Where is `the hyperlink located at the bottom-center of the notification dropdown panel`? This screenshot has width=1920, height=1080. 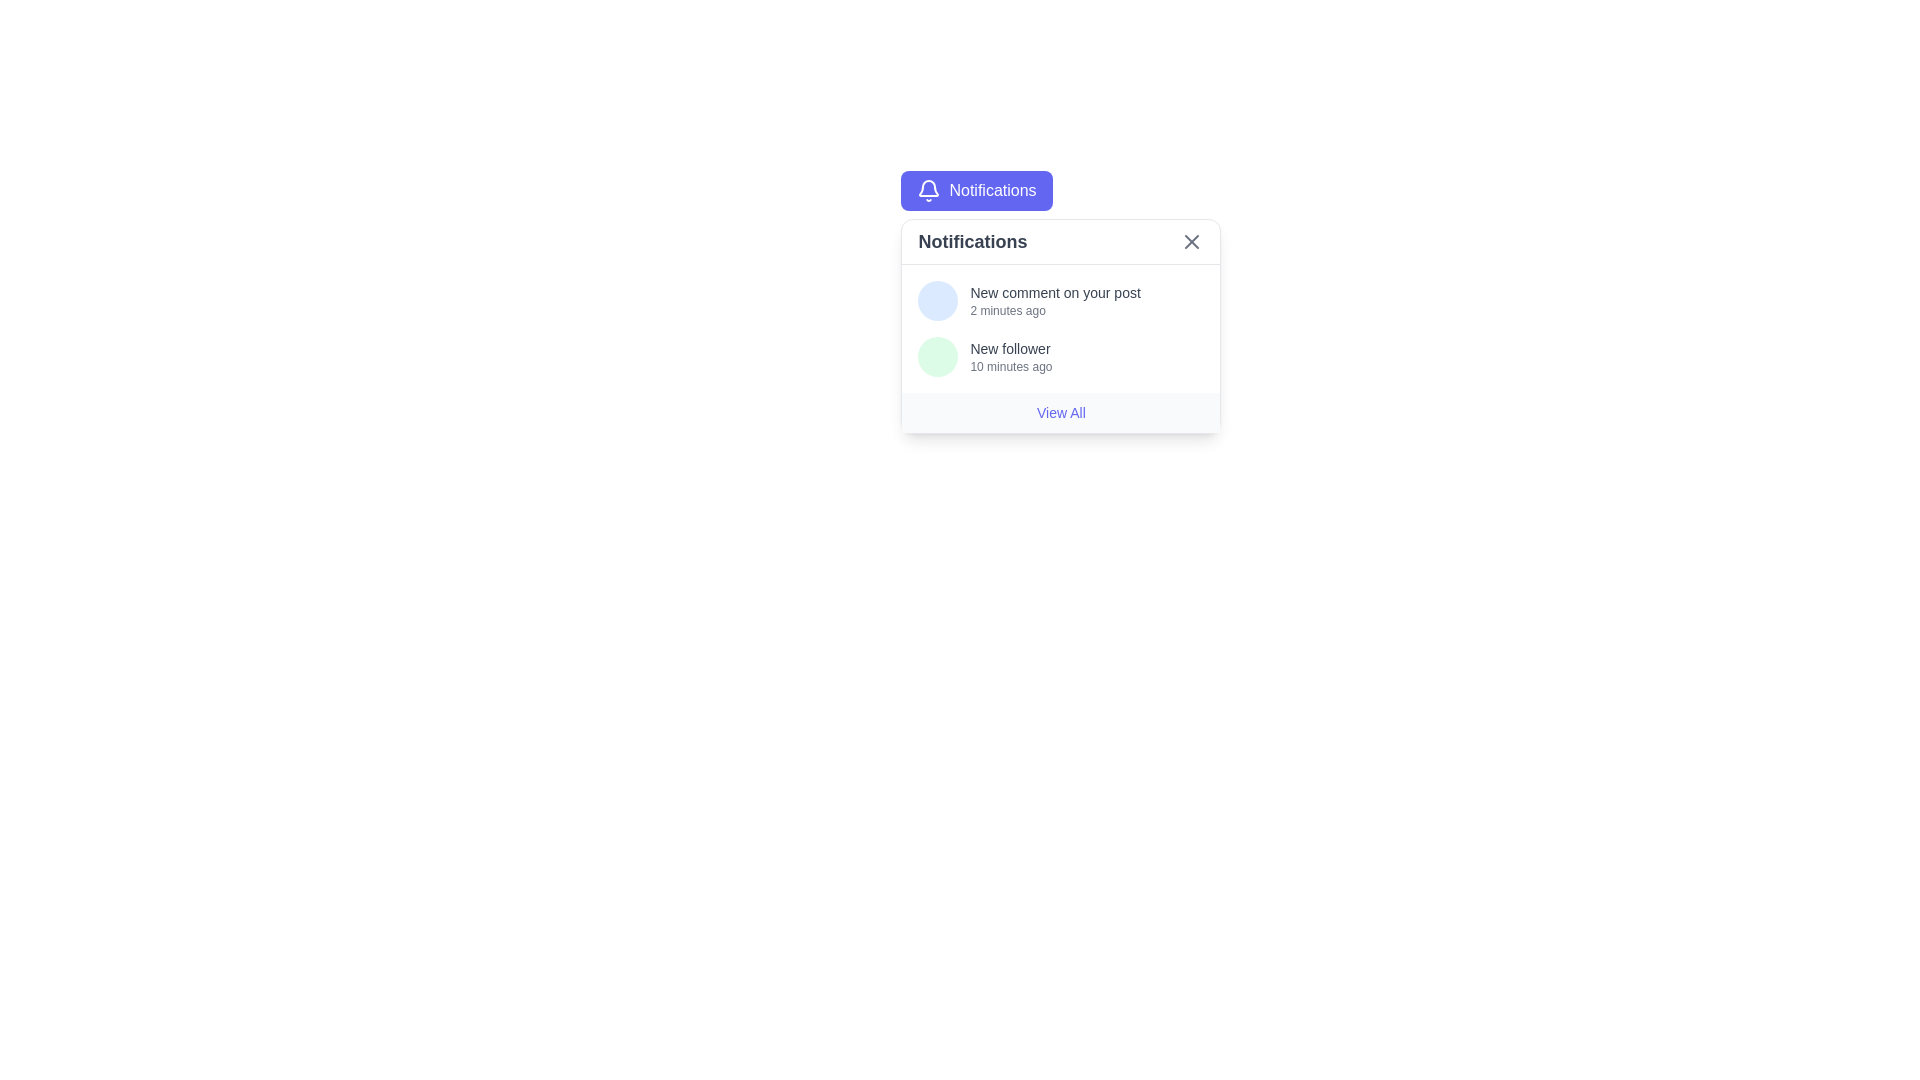 the hyperlink located at the bottom-center of the notification dropdown panel is located at coordinates (1060, 411).